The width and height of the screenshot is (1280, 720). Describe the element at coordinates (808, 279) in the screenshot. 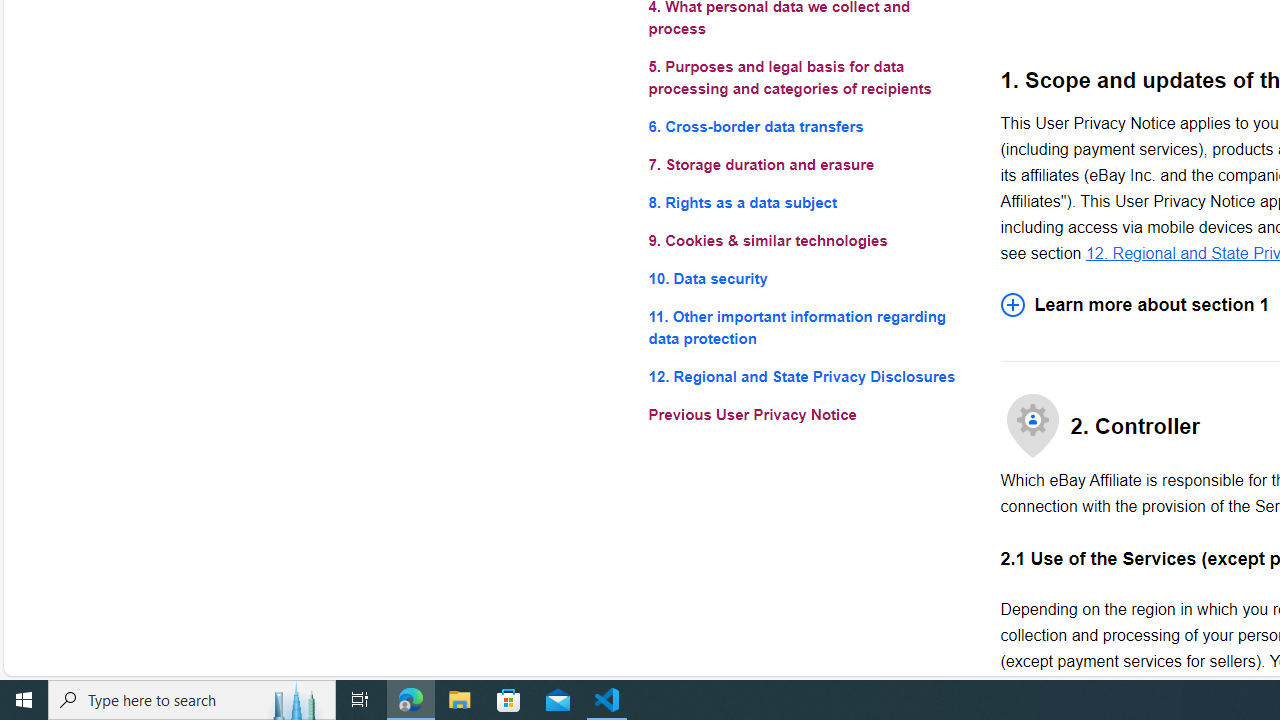

I see `'10. Data security'` at that location.